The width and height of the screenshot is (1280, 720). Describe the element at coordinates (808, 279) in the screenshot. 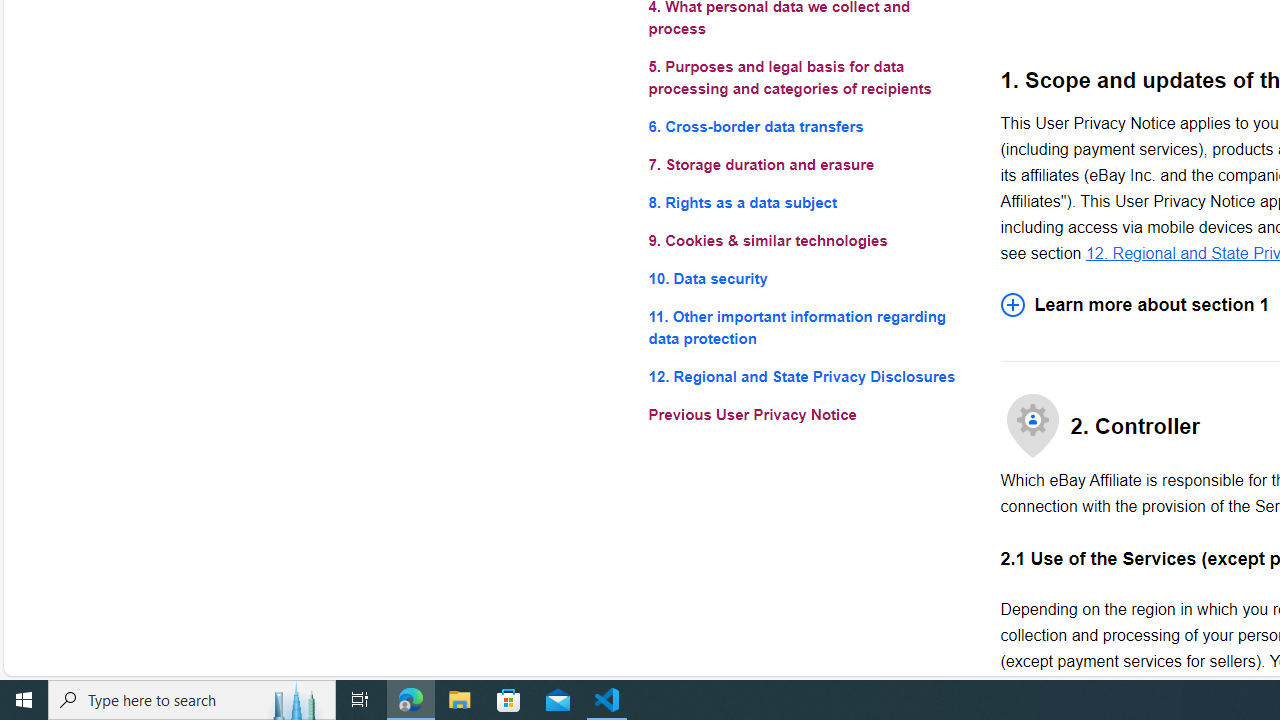

I see `'10. Data security'` at that location.